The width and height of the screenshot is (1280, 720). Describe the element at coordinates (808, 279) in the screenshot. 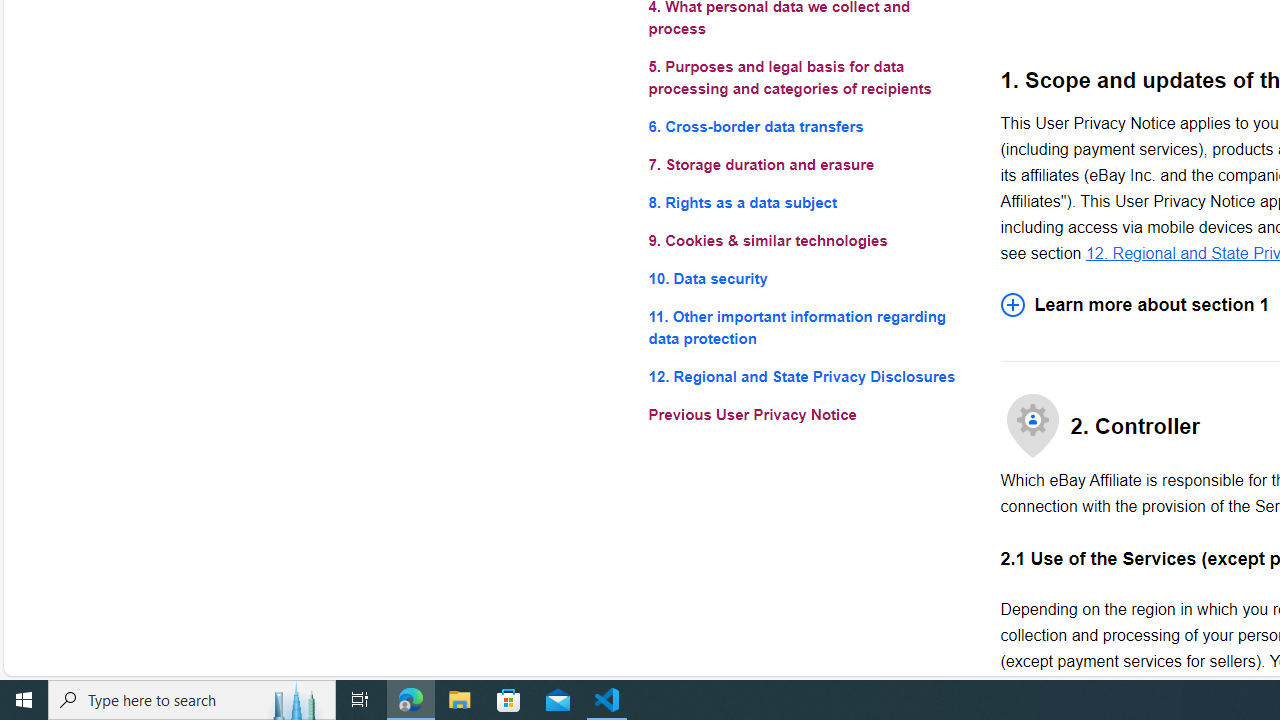

I see `'10. Data security'` at that location.